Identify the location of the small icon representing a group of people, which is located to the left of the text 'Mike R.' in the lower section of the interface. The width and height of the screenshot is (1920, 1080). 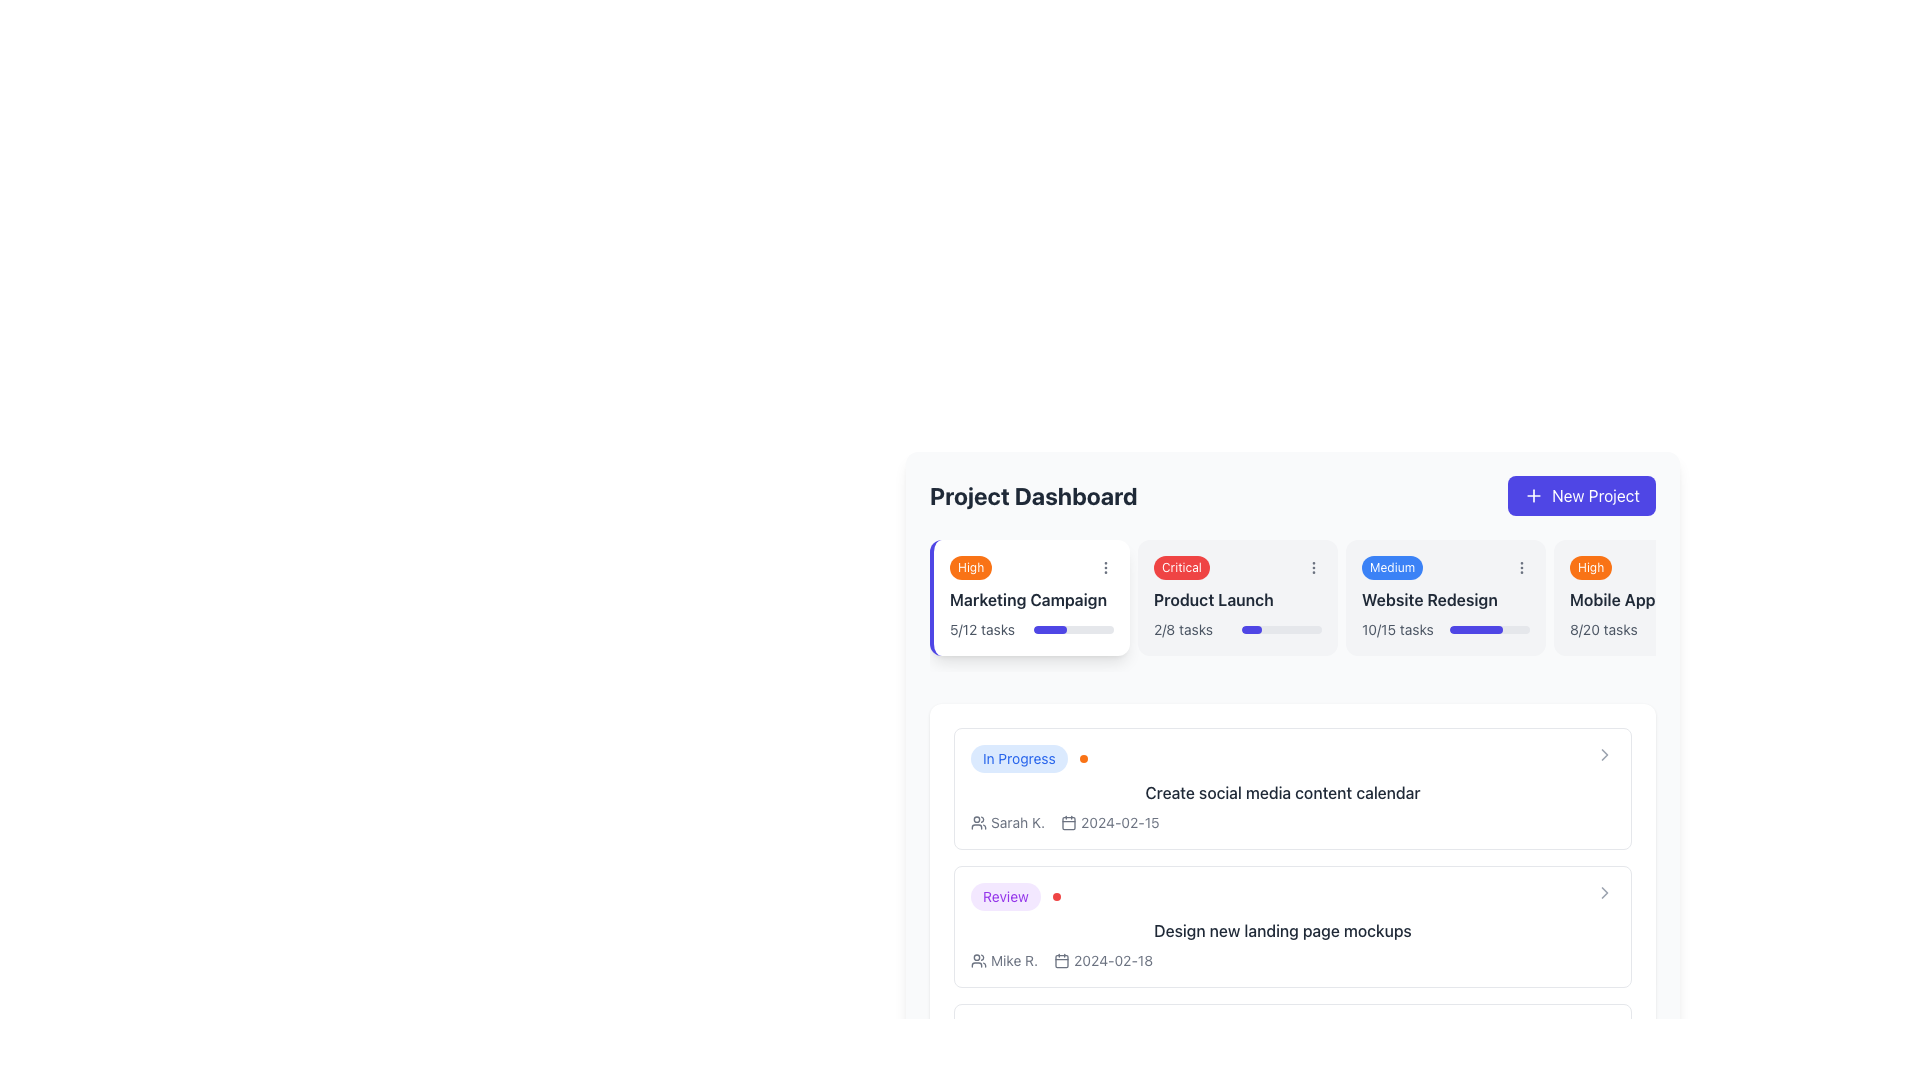
(979, 959).